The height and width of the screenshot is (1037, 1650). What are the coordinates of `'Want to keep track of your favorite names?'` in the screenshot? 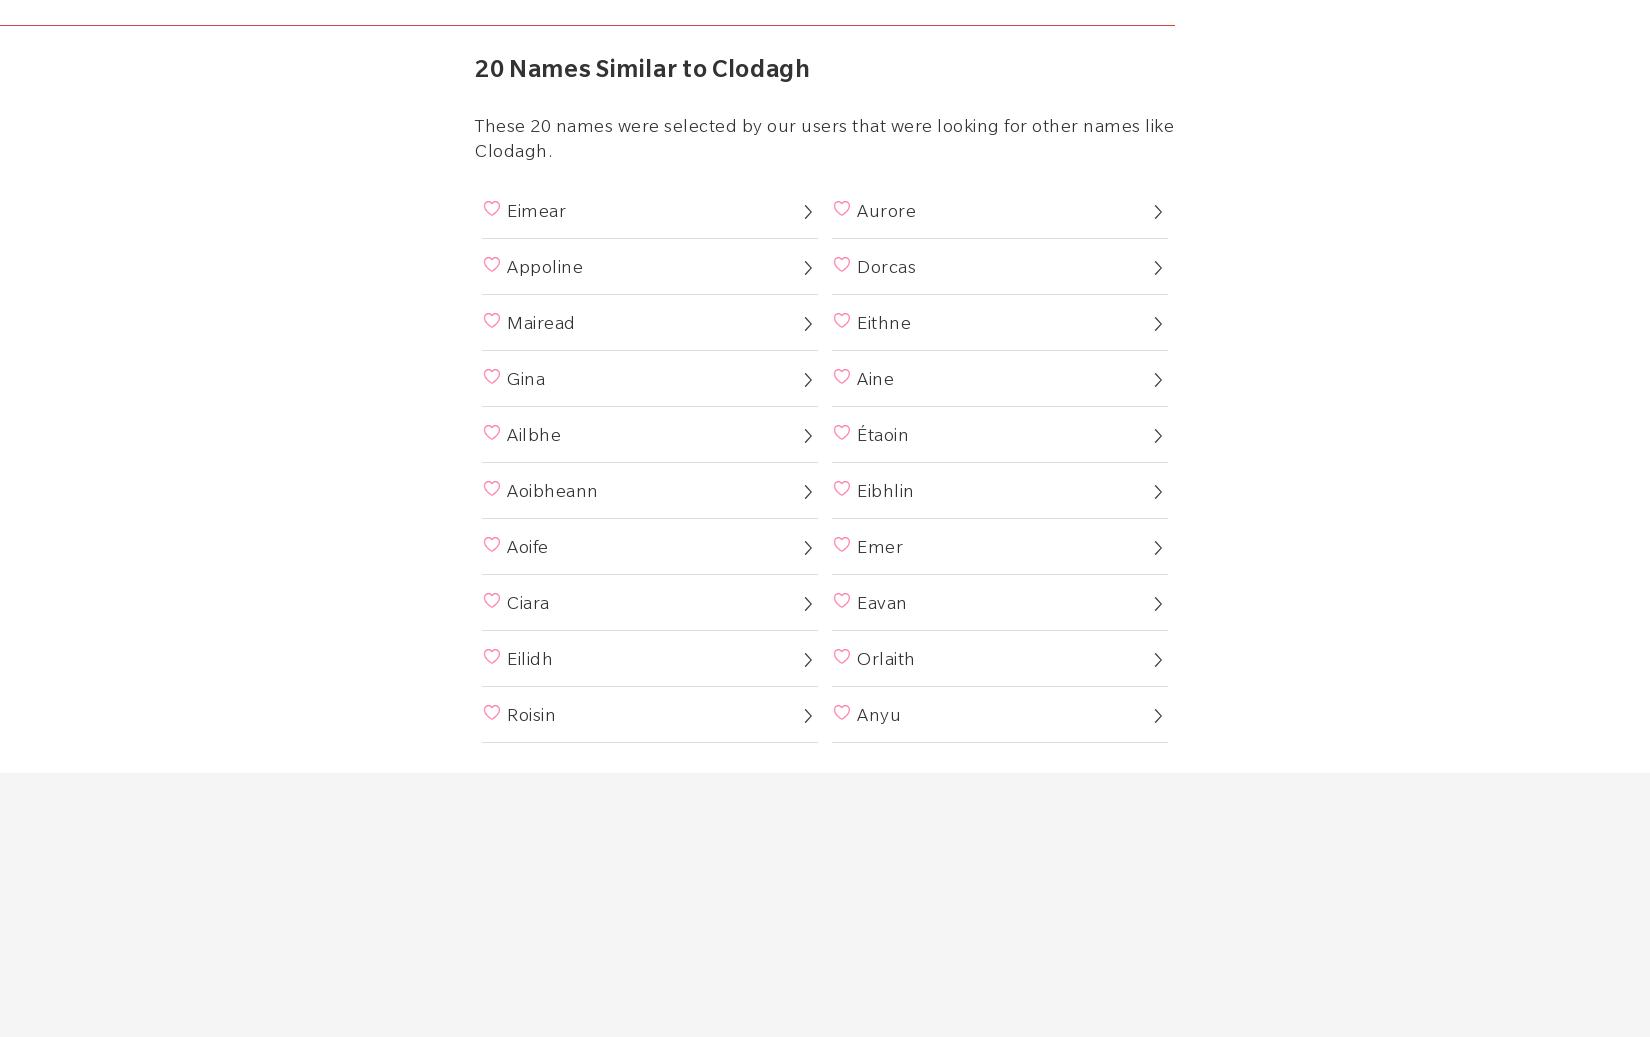 It's located at (815, 178).